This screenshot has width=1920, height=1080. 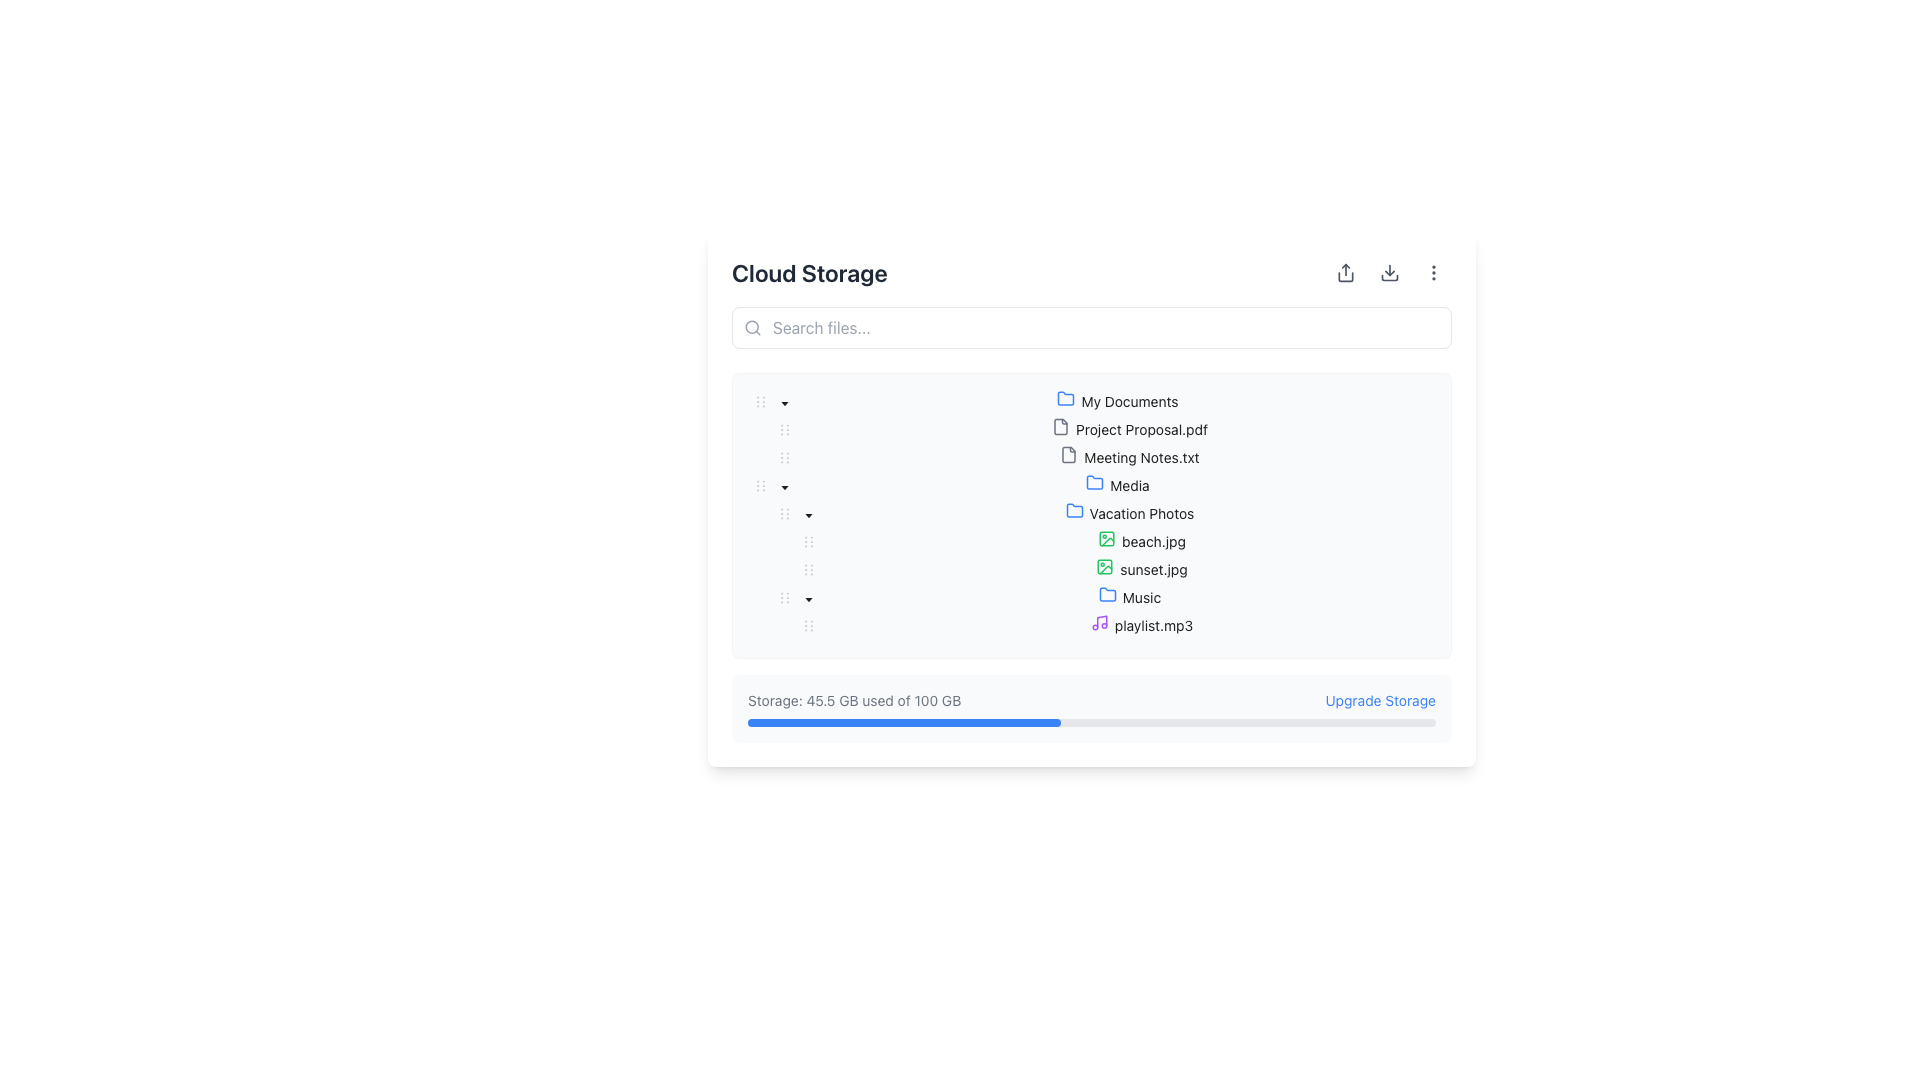 I want to click on the decorative hierarchical indentation marker for the 'sunset.jpg' file entry located at the far left of its line in the tree structure, so click(x=771, y=570).